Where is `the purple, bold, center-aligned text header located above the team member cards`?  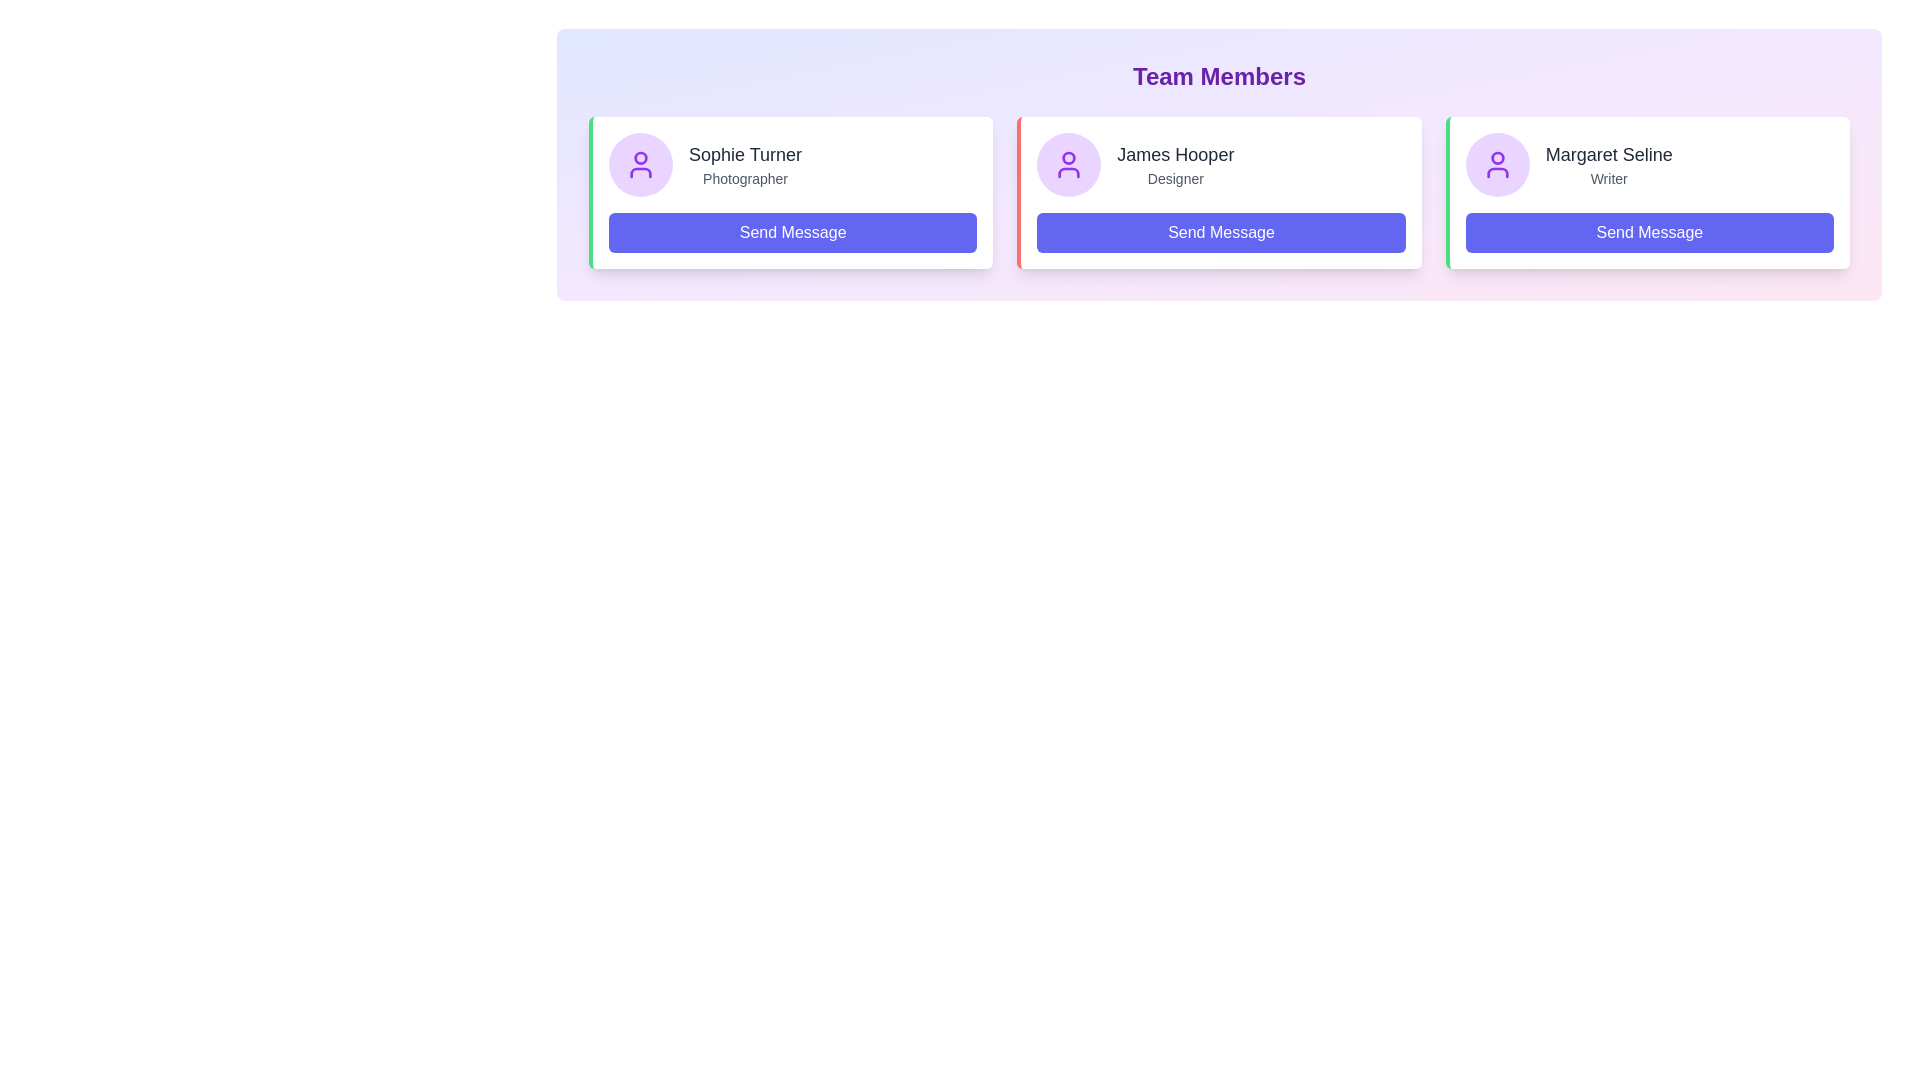 the purple, bold, center-aligned text header located above the team member cards is located at coordinates (1218, 76).